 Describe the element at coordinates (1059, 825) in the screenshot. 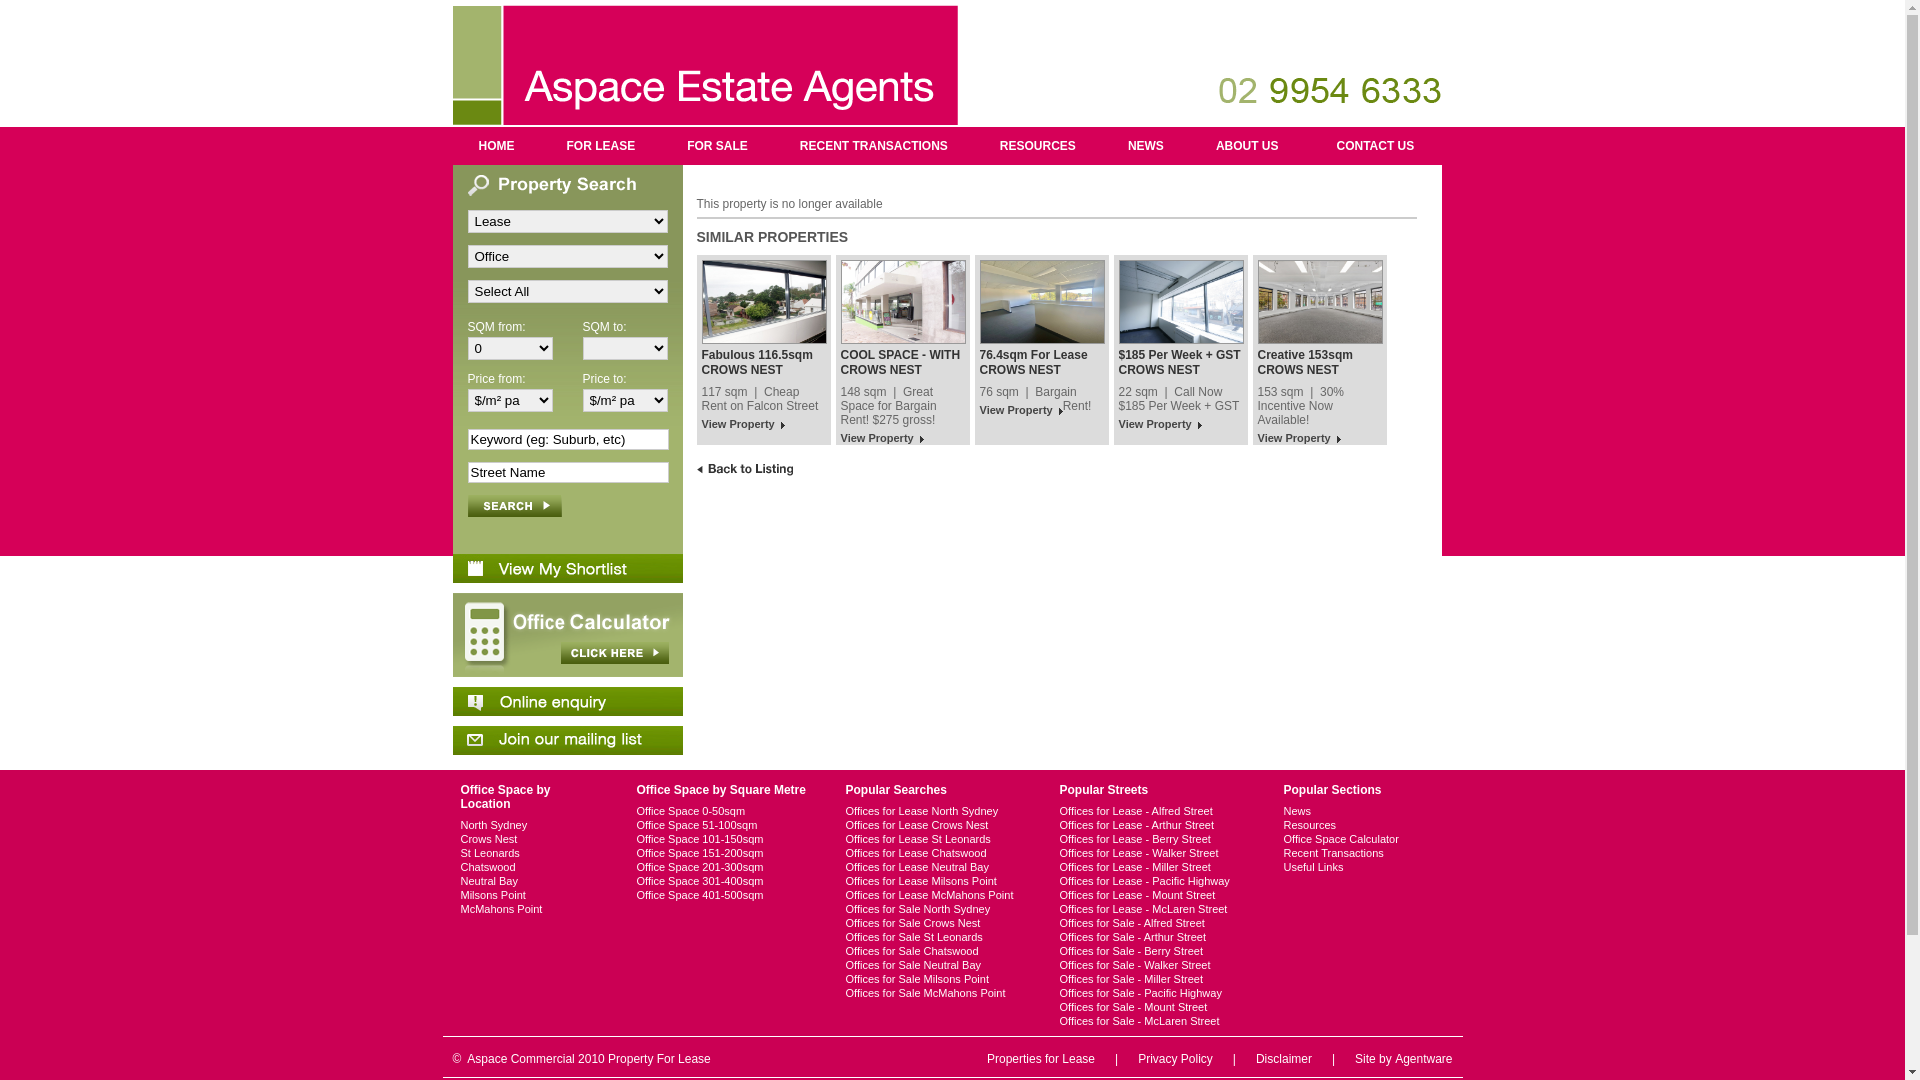

I see `'Offices for Lease - Arthur Street'` at that location.